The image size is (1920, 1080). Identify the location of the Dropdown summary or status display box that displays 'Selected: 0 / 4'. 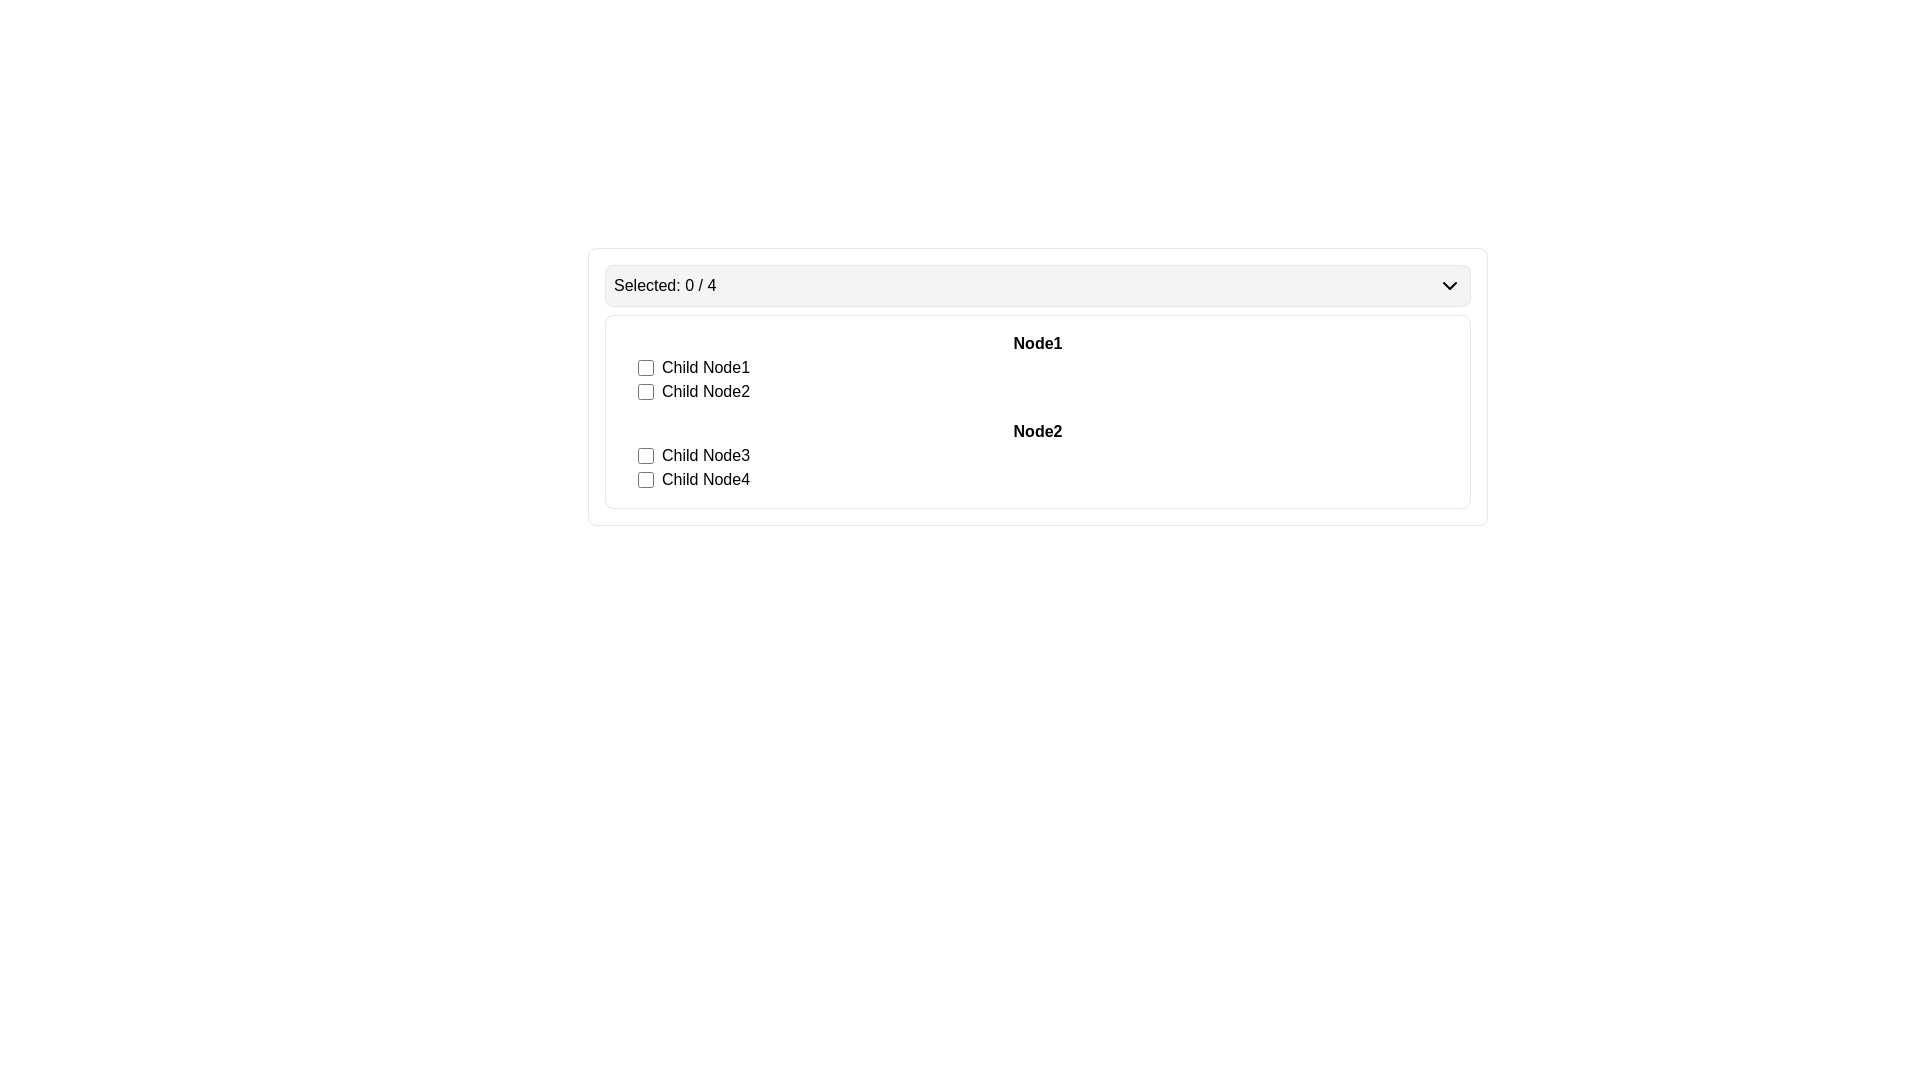
(1037, 285).